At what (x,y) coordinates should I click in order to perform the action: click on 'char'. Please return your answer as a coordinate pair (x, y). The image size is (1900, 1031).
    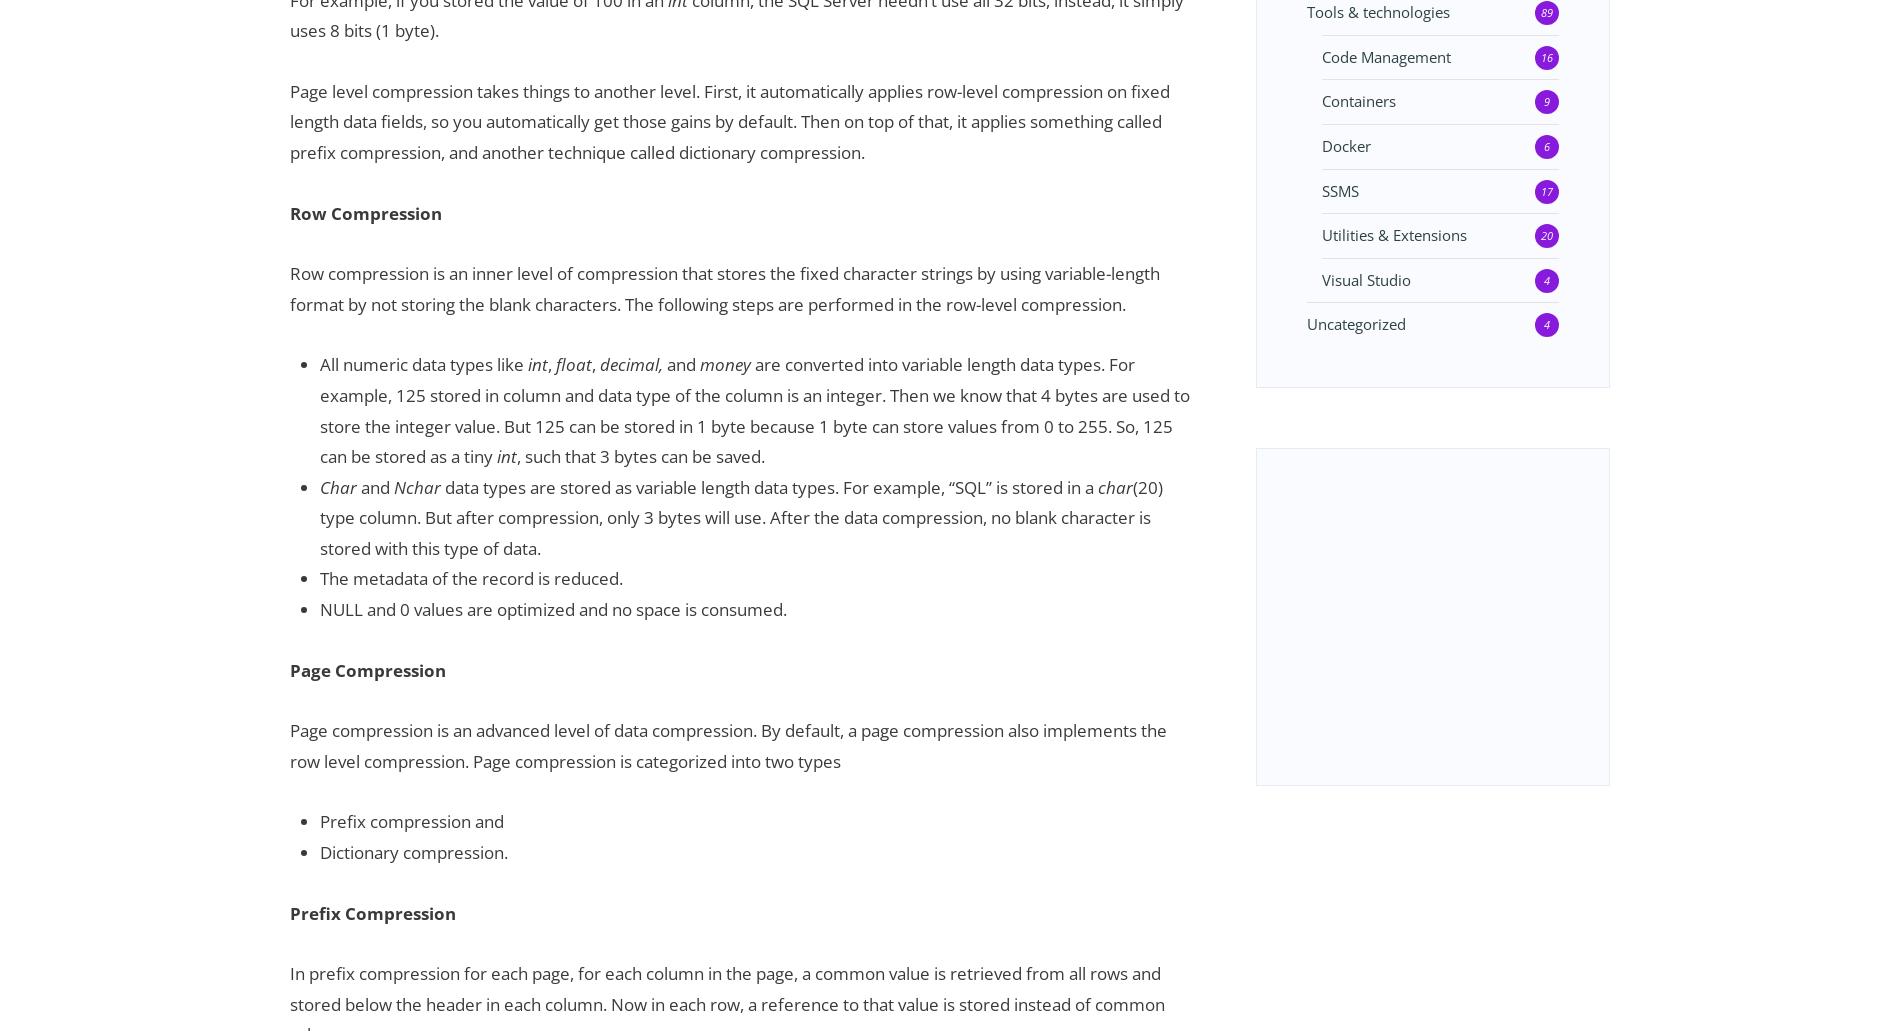
    Looking at the image, I should click on (1115, 486).